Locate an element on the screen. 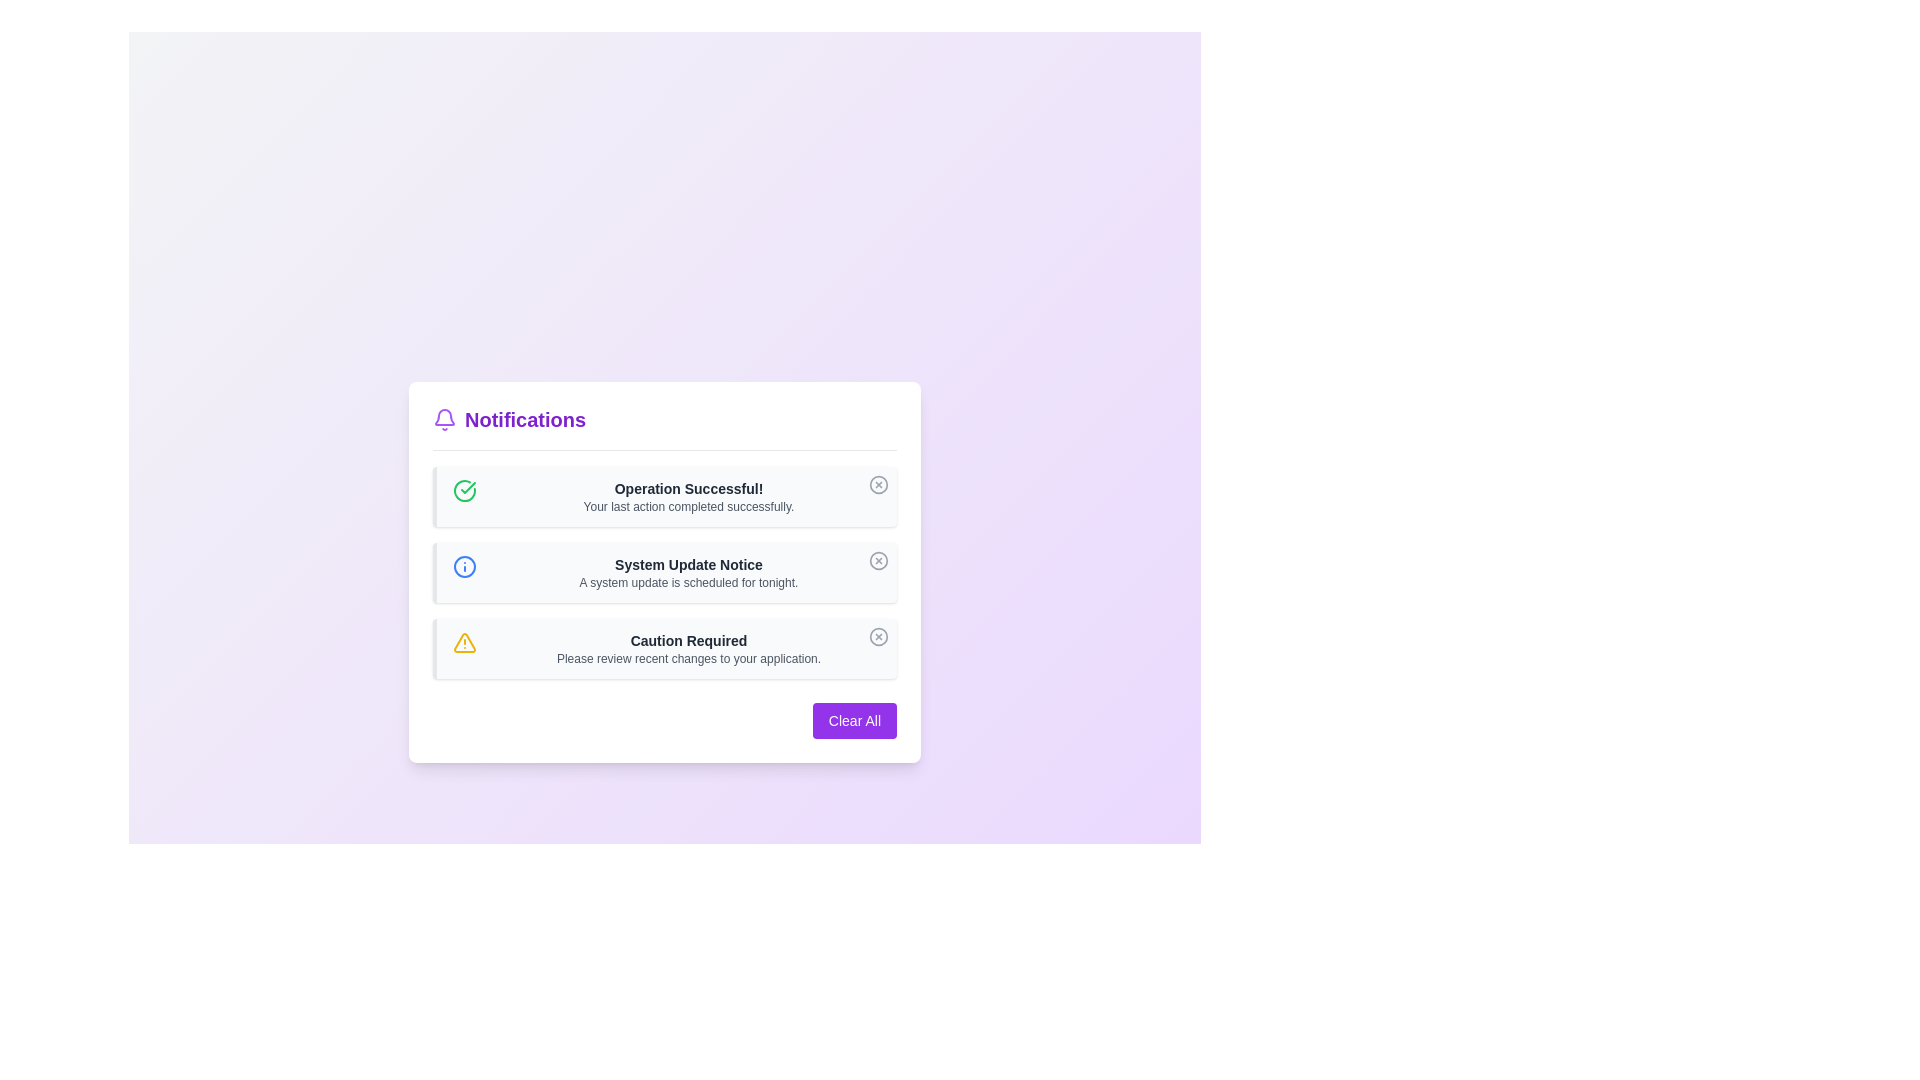 The image size is (1920, 1080). the individual notifications in the notification panel which has a white background, rounded corners, and contains notifications including 'Operation Successful!', 'System Update Notice', and 'Caution Required' is located at coordinates (665, 571).